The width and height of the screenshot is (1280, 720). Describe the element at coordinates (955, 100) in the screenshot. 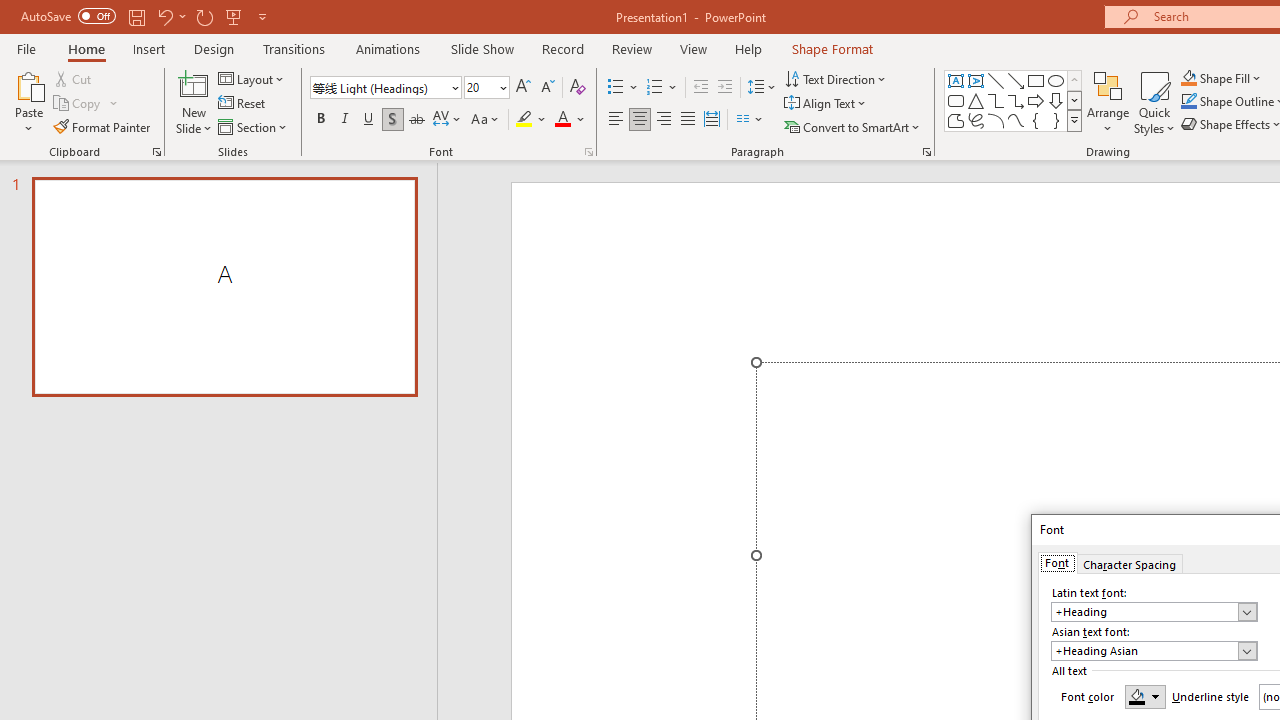

I see `'Rectangle: Rounded Corners'` at that location.